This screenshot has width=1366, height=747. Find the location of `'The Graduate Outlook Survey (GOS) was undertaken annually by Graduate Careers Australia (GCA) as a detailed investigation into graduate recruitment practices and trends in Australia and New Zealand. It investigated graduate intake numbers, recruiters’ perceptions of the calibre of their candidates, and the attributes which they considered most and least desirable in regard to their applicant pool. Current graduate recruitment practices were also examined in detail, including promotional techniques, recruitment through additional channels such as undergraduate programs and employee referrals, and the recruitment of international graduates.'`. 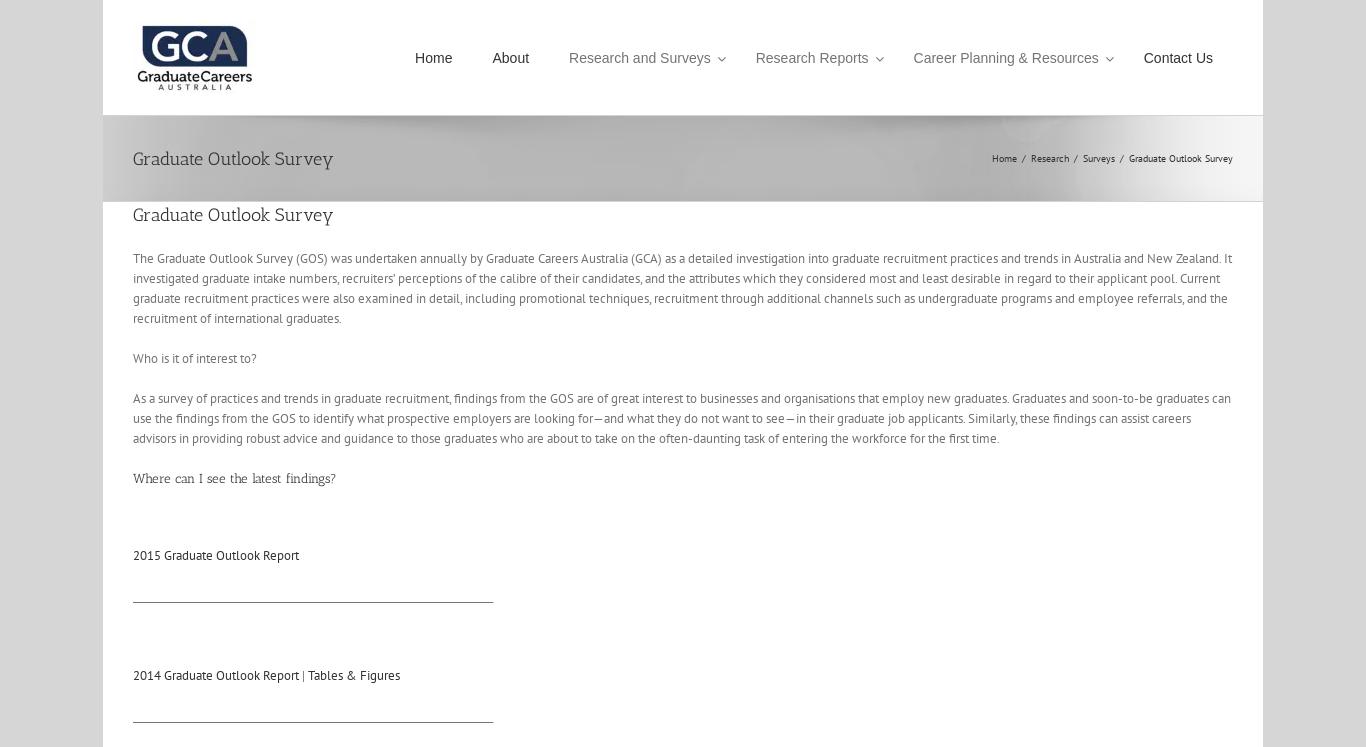

'The Graduate Outlook Survey (GOS) was undertaken annually by Graduate Careers Australia (GCA) as a detailed investigation into graduate recruitment practices and trends in Australia and New Zealand. It investigated graduate intake numbers, recruiters’ perceptions of the calibre of their candidates, and the attributes which they considered most and least desirable in regard to their applicant pool. Current graduate recruitment practices were also examined in detail, including promotional techniques, recruitment through additional channels such as undergraduate programs and employee referrals, and the recruitment of international graduates.' is located at coordinates (132, 288).